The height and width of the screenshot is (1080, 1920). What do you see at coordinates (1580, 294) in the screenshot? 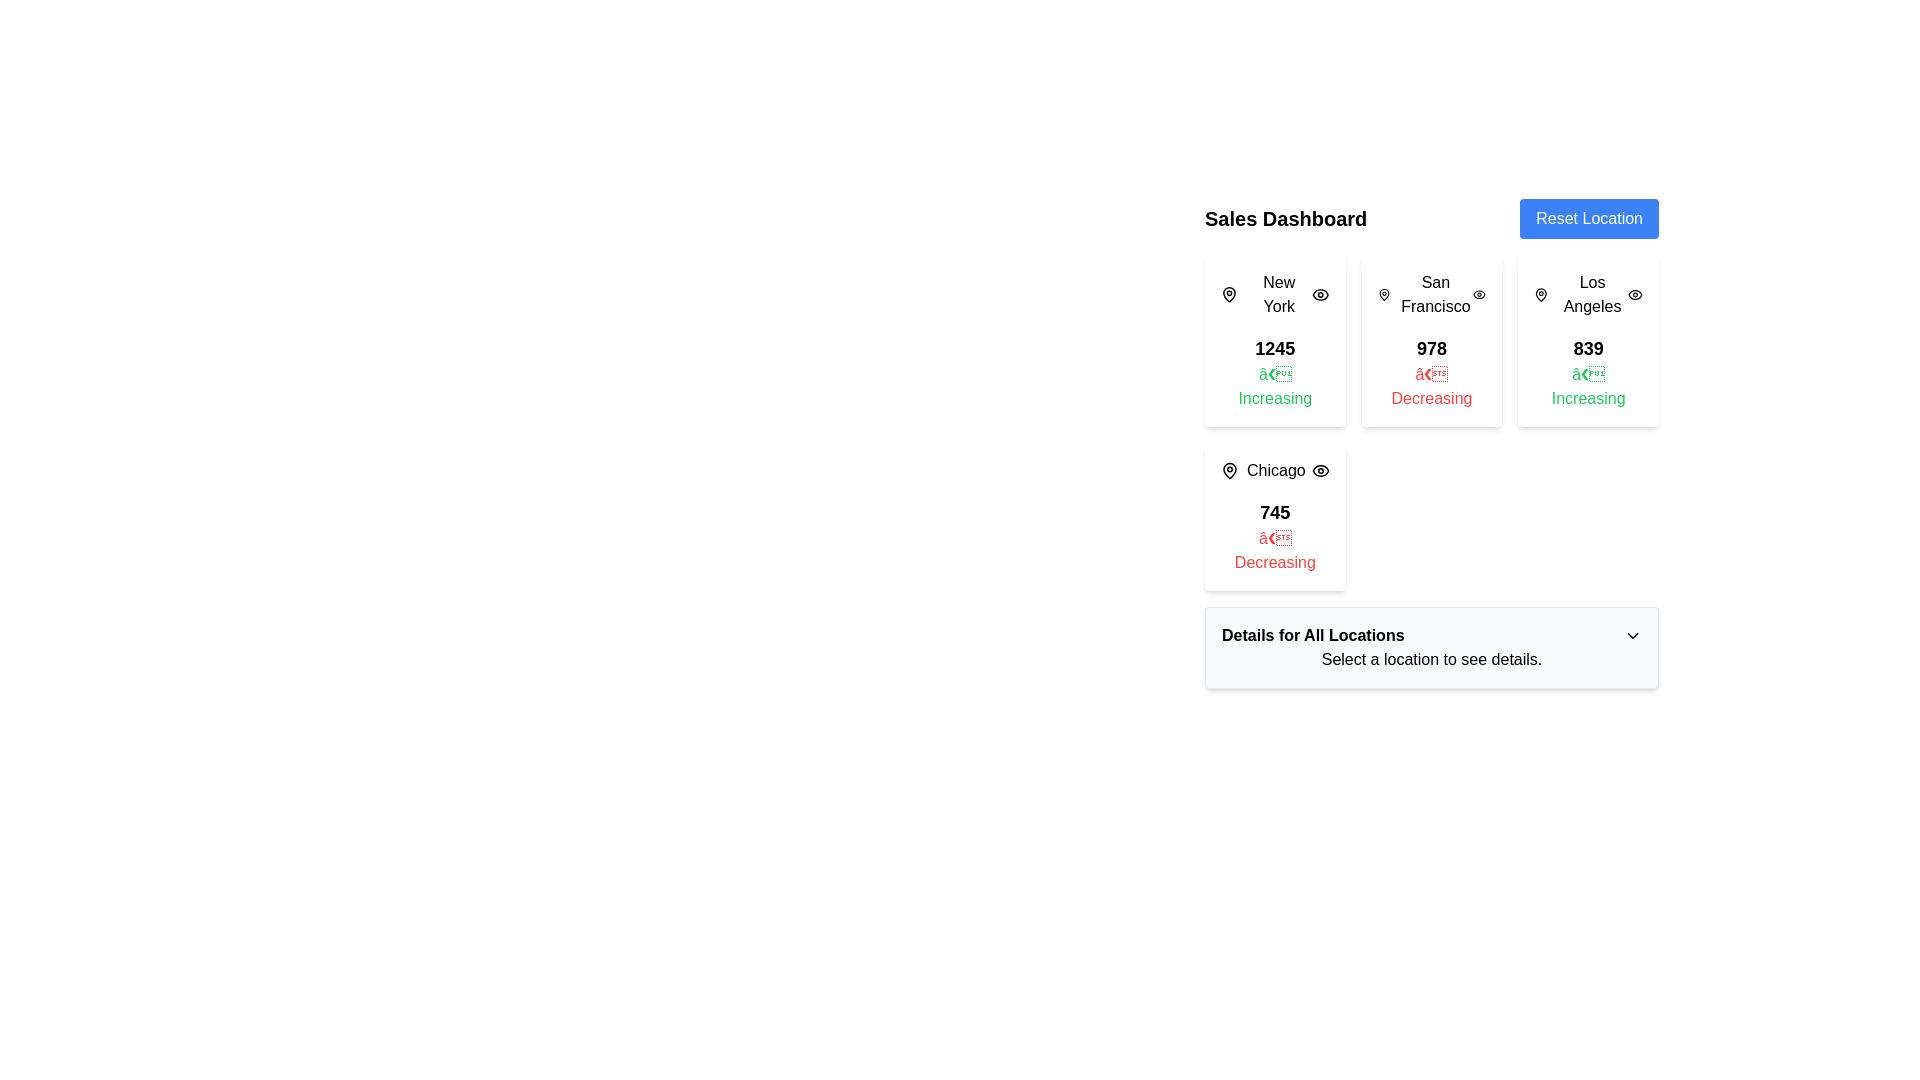
I see `the text label for the city 'Los Angeles', which is the third card in a row of location-based statistics on the dashboard` at bounding box center [1580, 294].